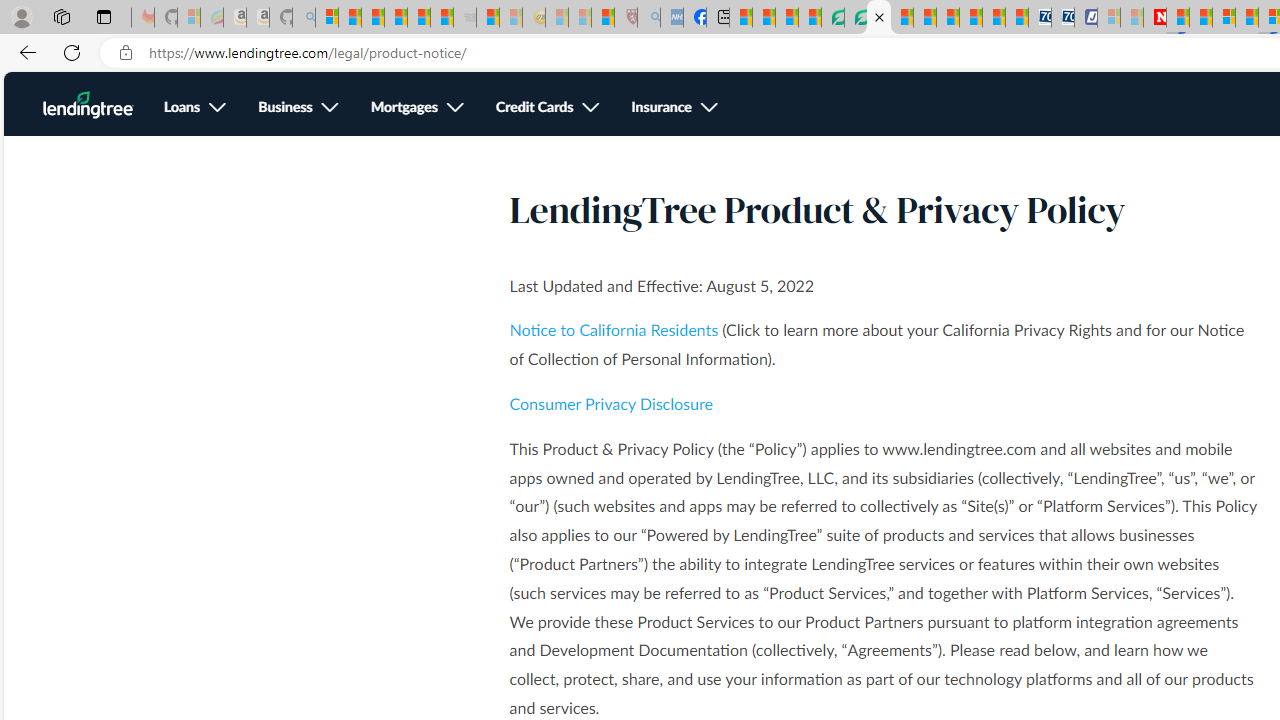 This screenshot has height=720, width=1280. What do you see at coordinates (855, 17) in the screenshot?
I see `'Terms of Use Agreement'` at bounding box center [855, 17].